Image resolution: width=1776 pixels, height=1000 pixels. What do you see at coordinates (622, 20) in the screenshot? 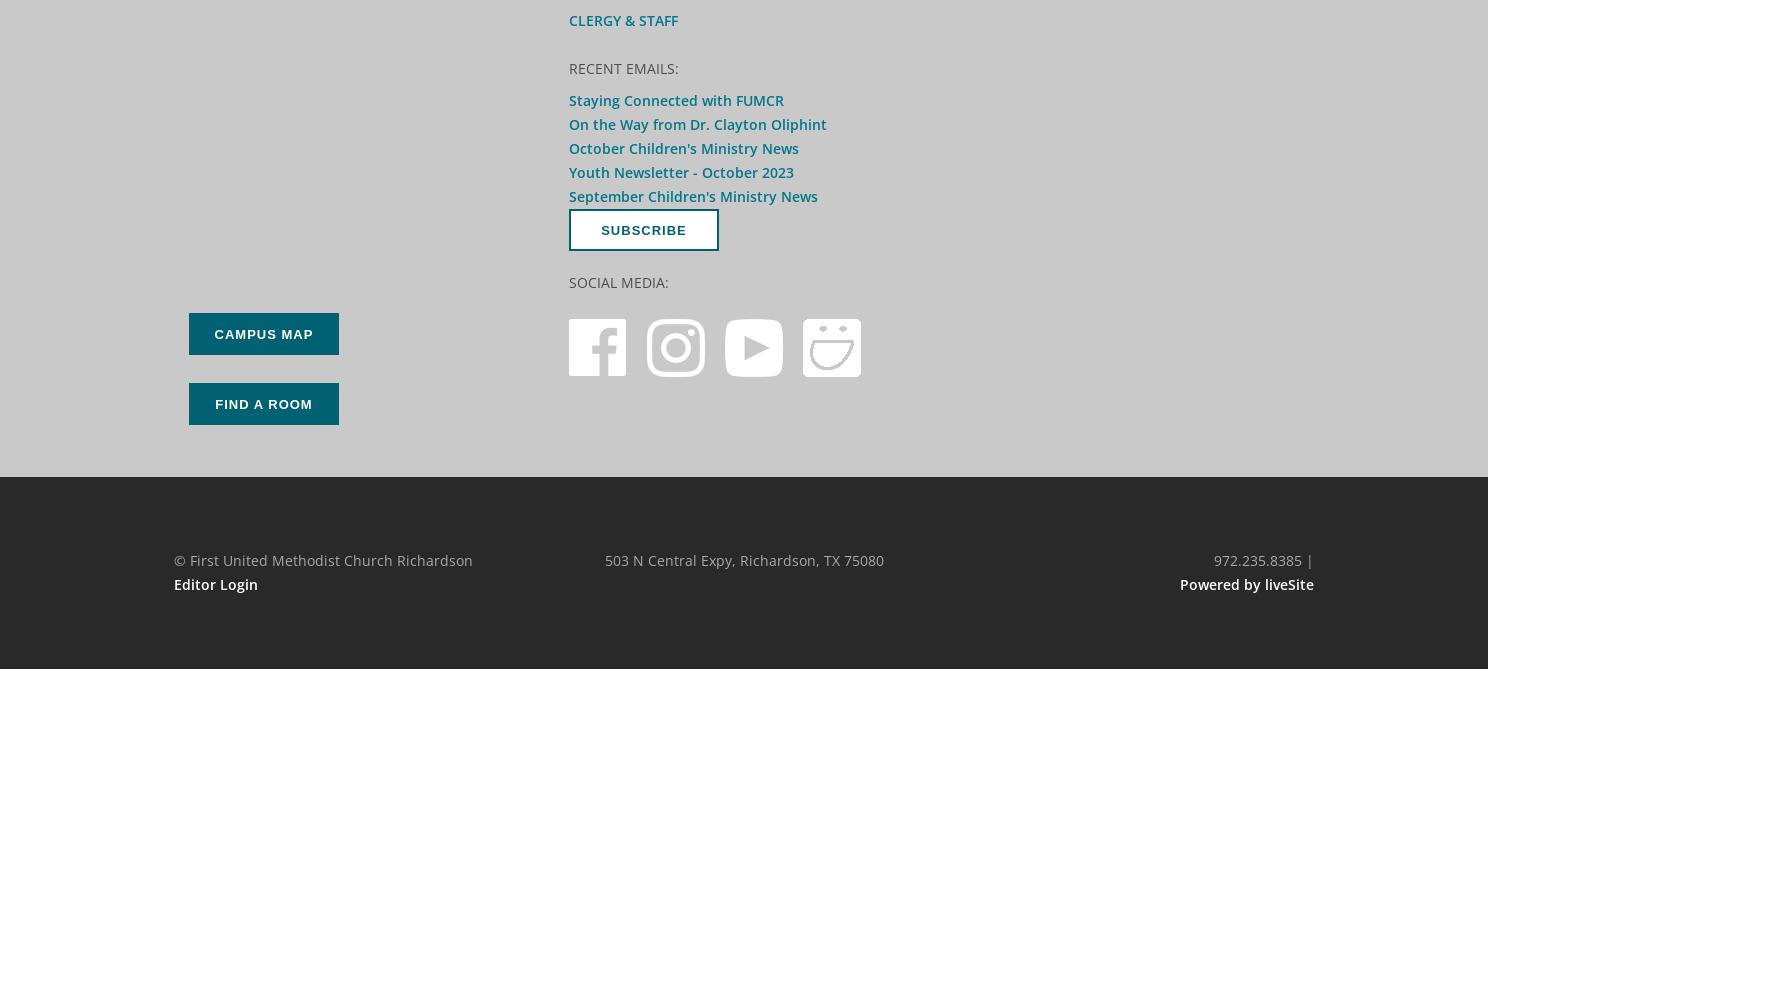
I see `'Clergy & Staff'` at bounding box center [622, 20].